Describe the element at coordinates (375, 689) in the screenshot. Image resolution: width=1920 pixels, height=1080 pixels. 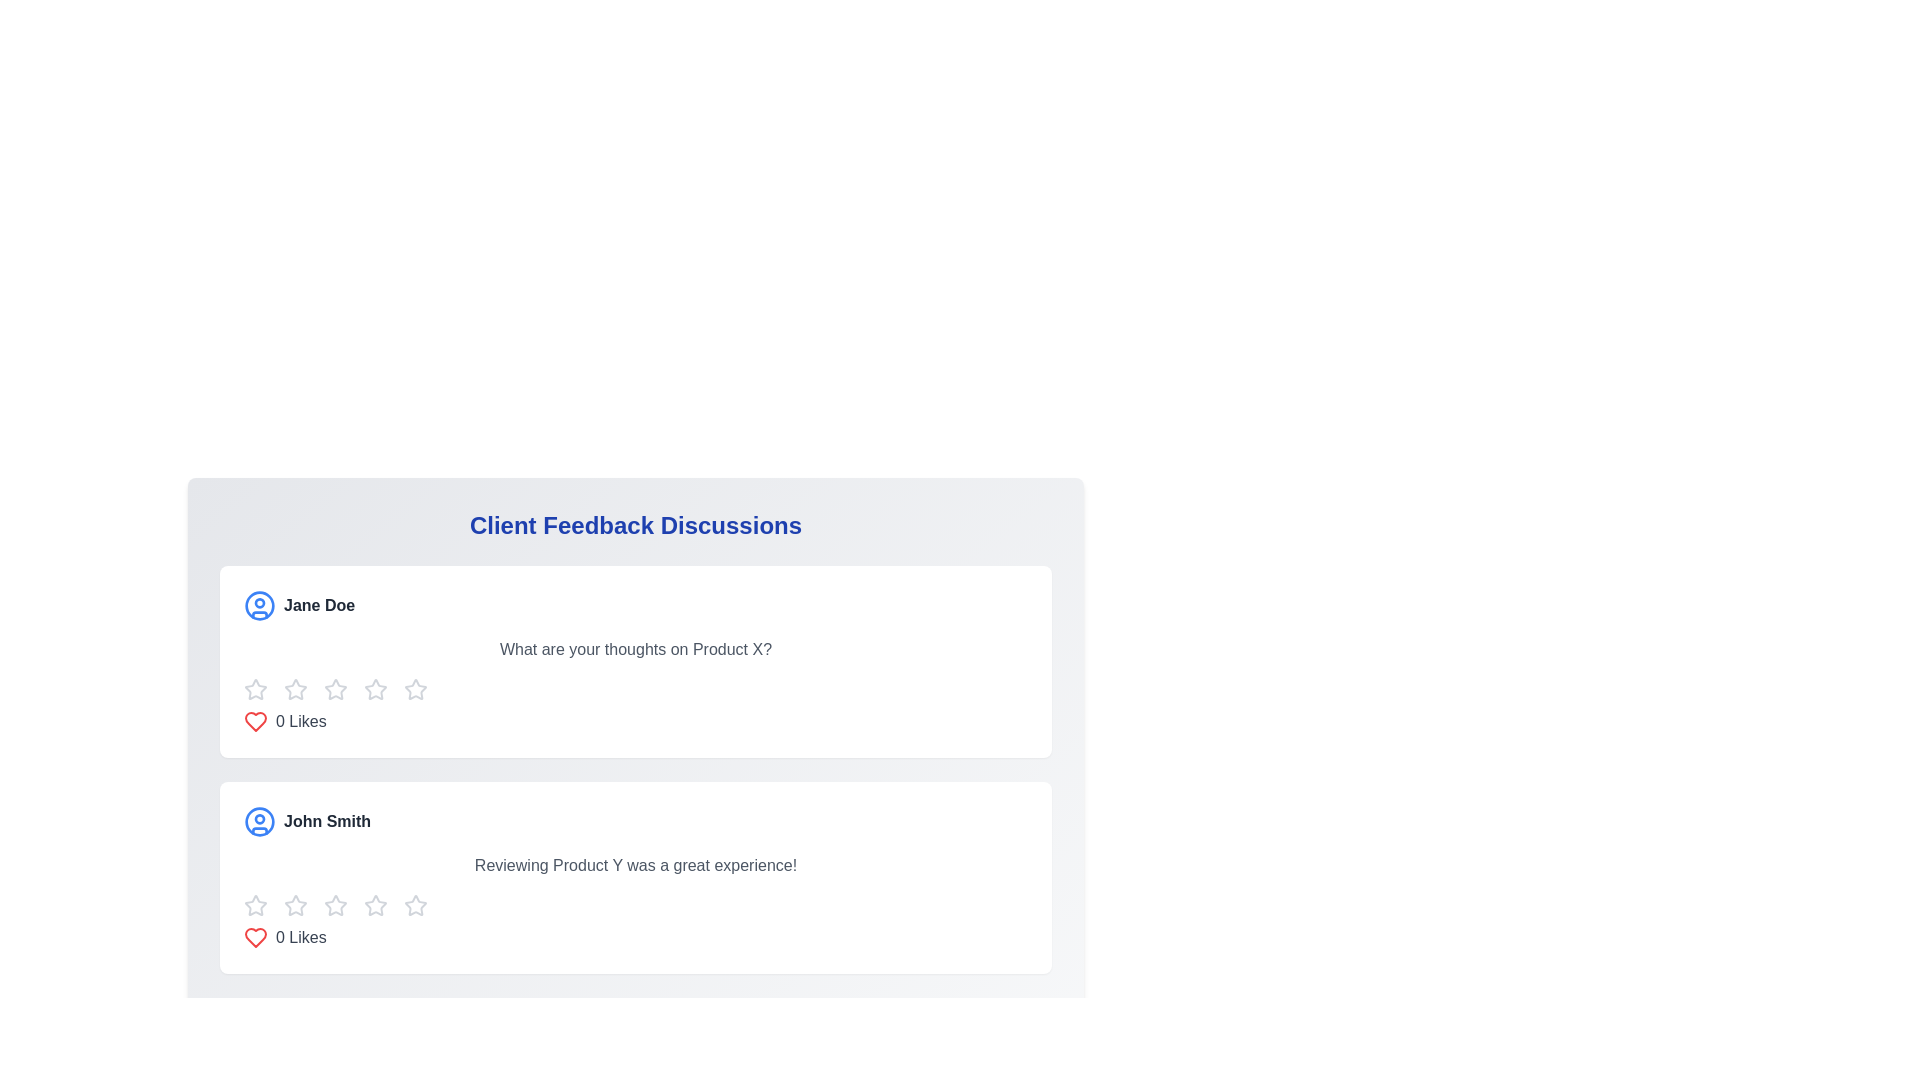
I see `the fifth star icon in the rating system` at that location.